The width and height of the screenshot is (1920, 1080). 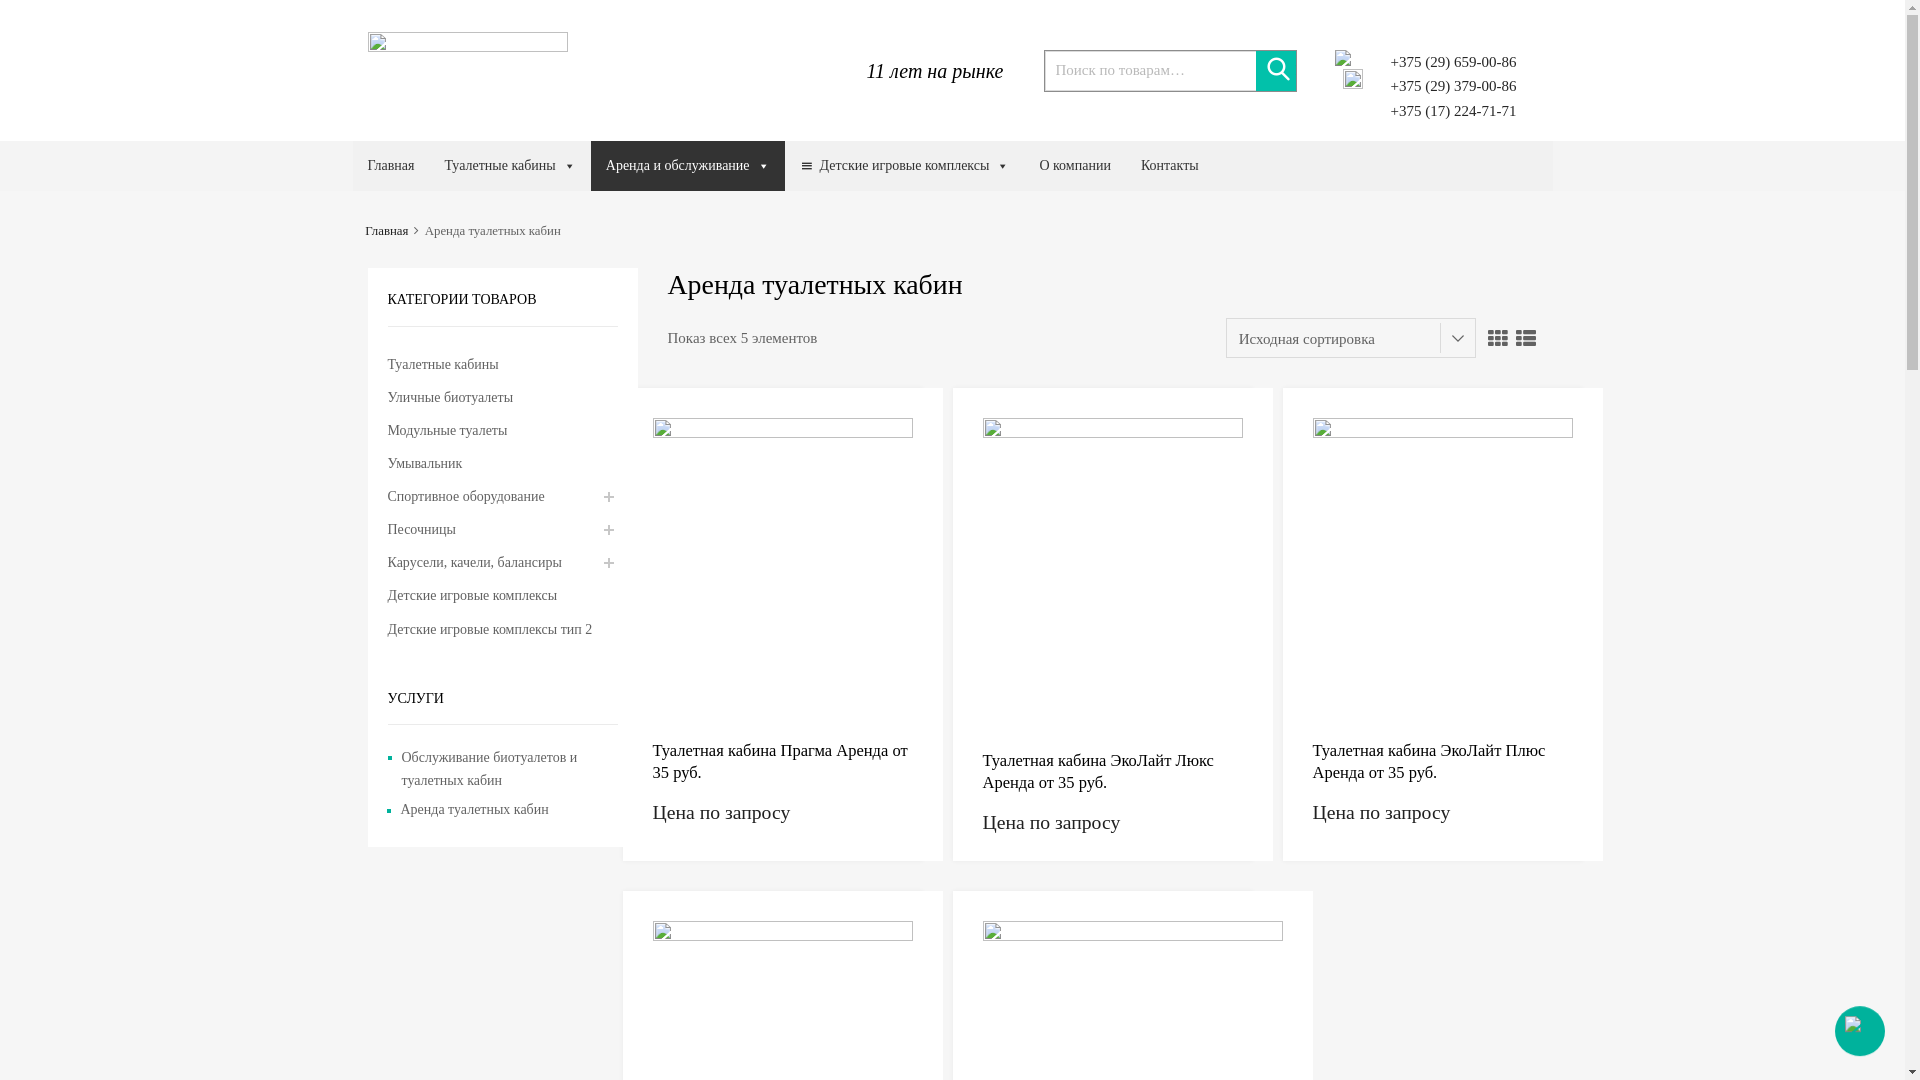 I want to click on '+375 (29) 379-00-86', so click(x=1389, y=85).